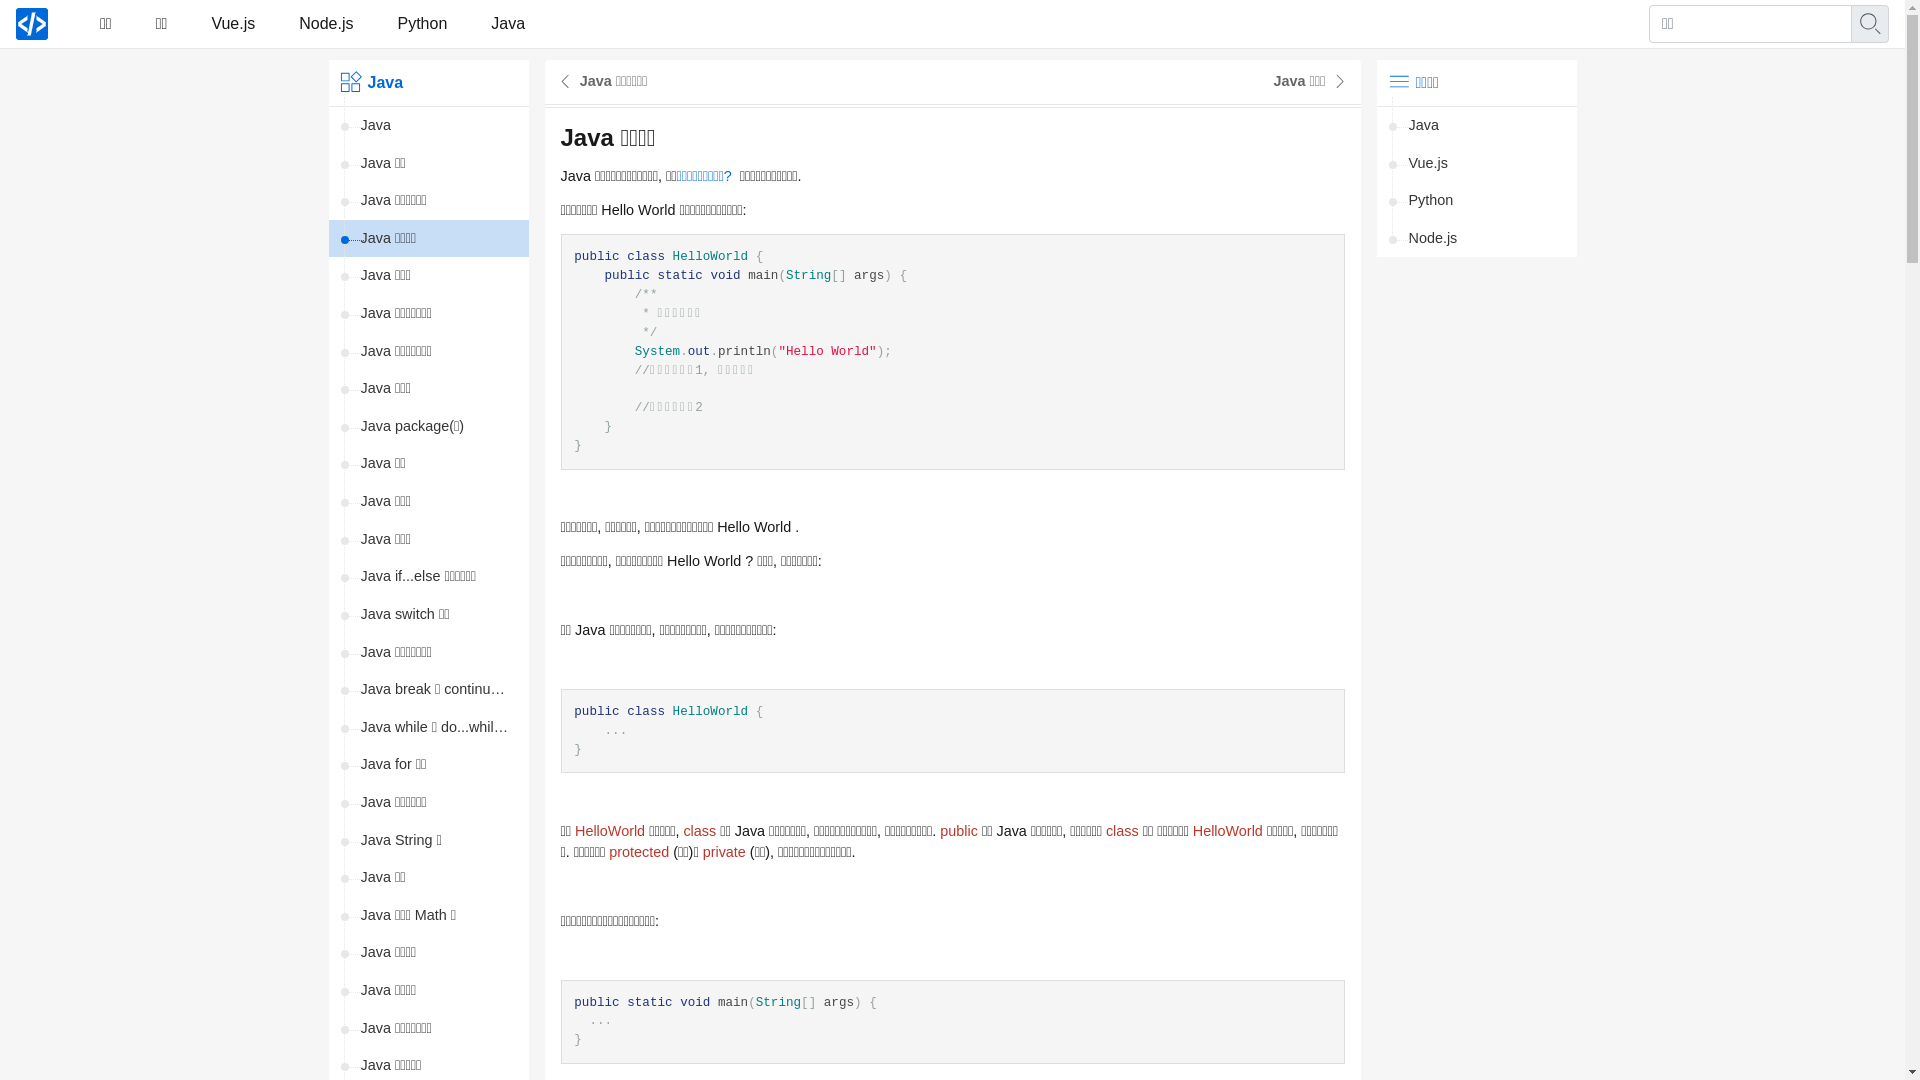 The height and width of the screenshot is (1080, 1920). What do you see at coordinates (1476, 126) in the screenshot?
I see `'Java'` at bounding box center [1476, 126].